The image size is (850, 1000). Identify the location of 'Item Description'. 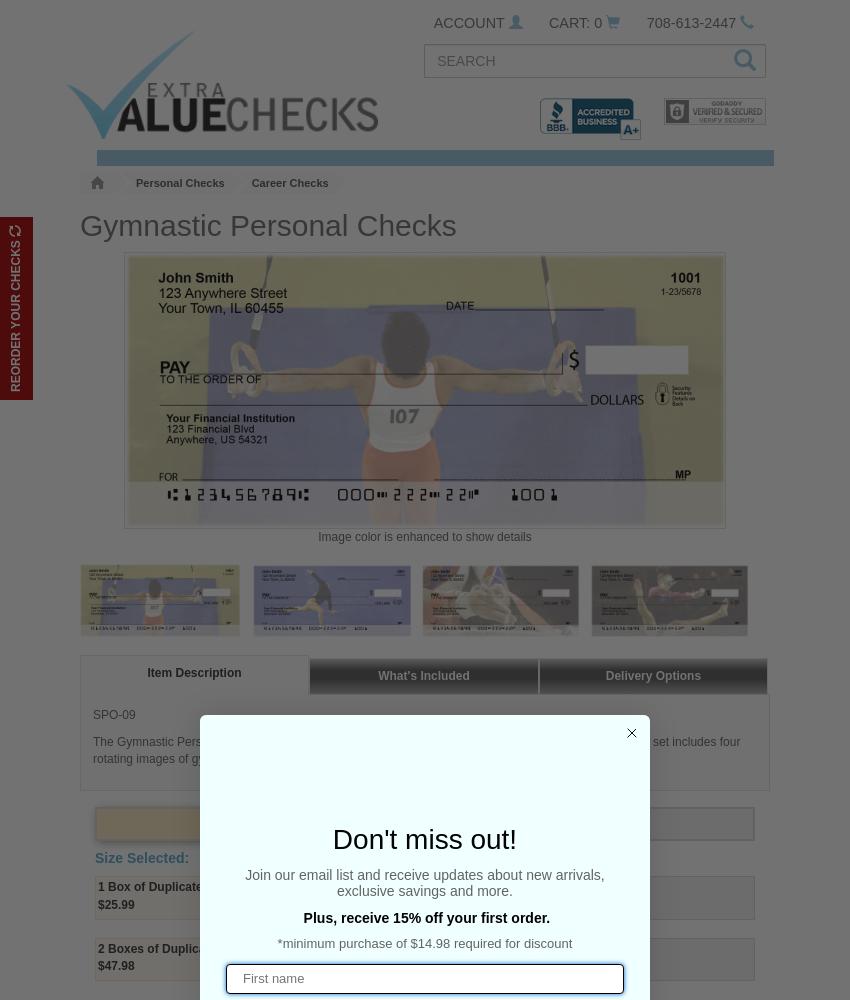
(146, 673).